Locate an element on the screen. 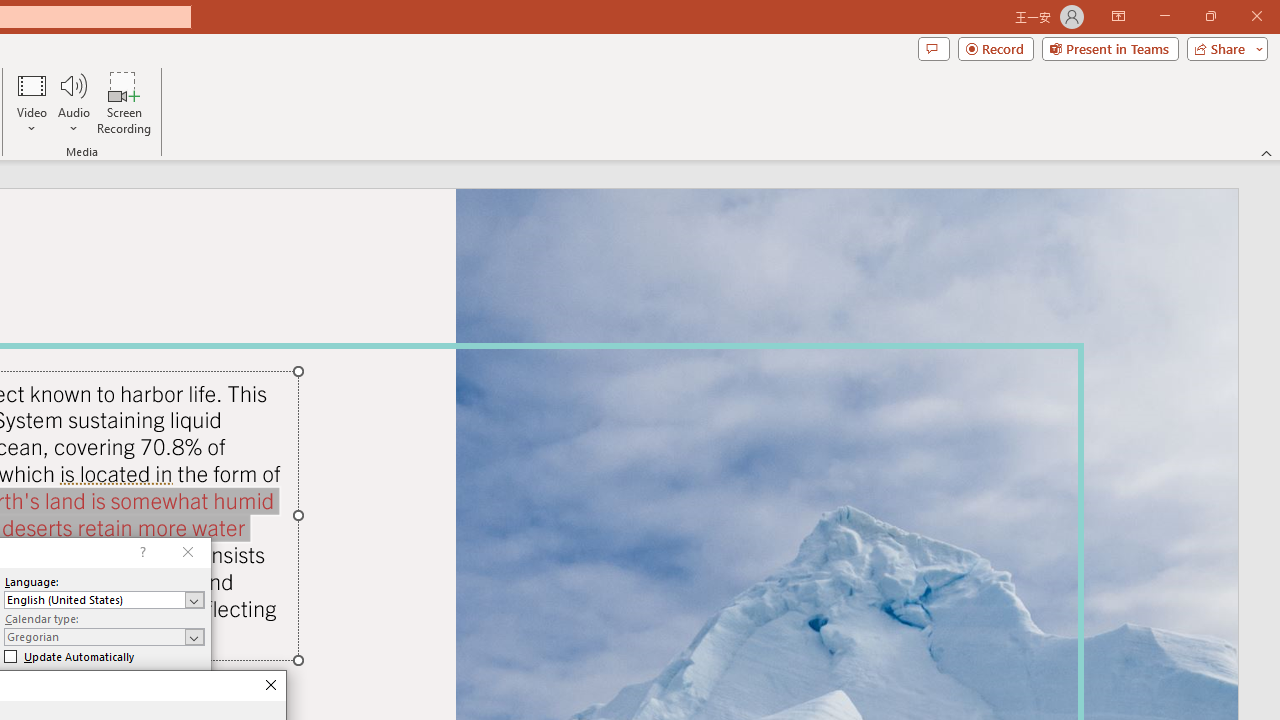  'Collapse the Ribbon' is located at coordinates (1266, 152).